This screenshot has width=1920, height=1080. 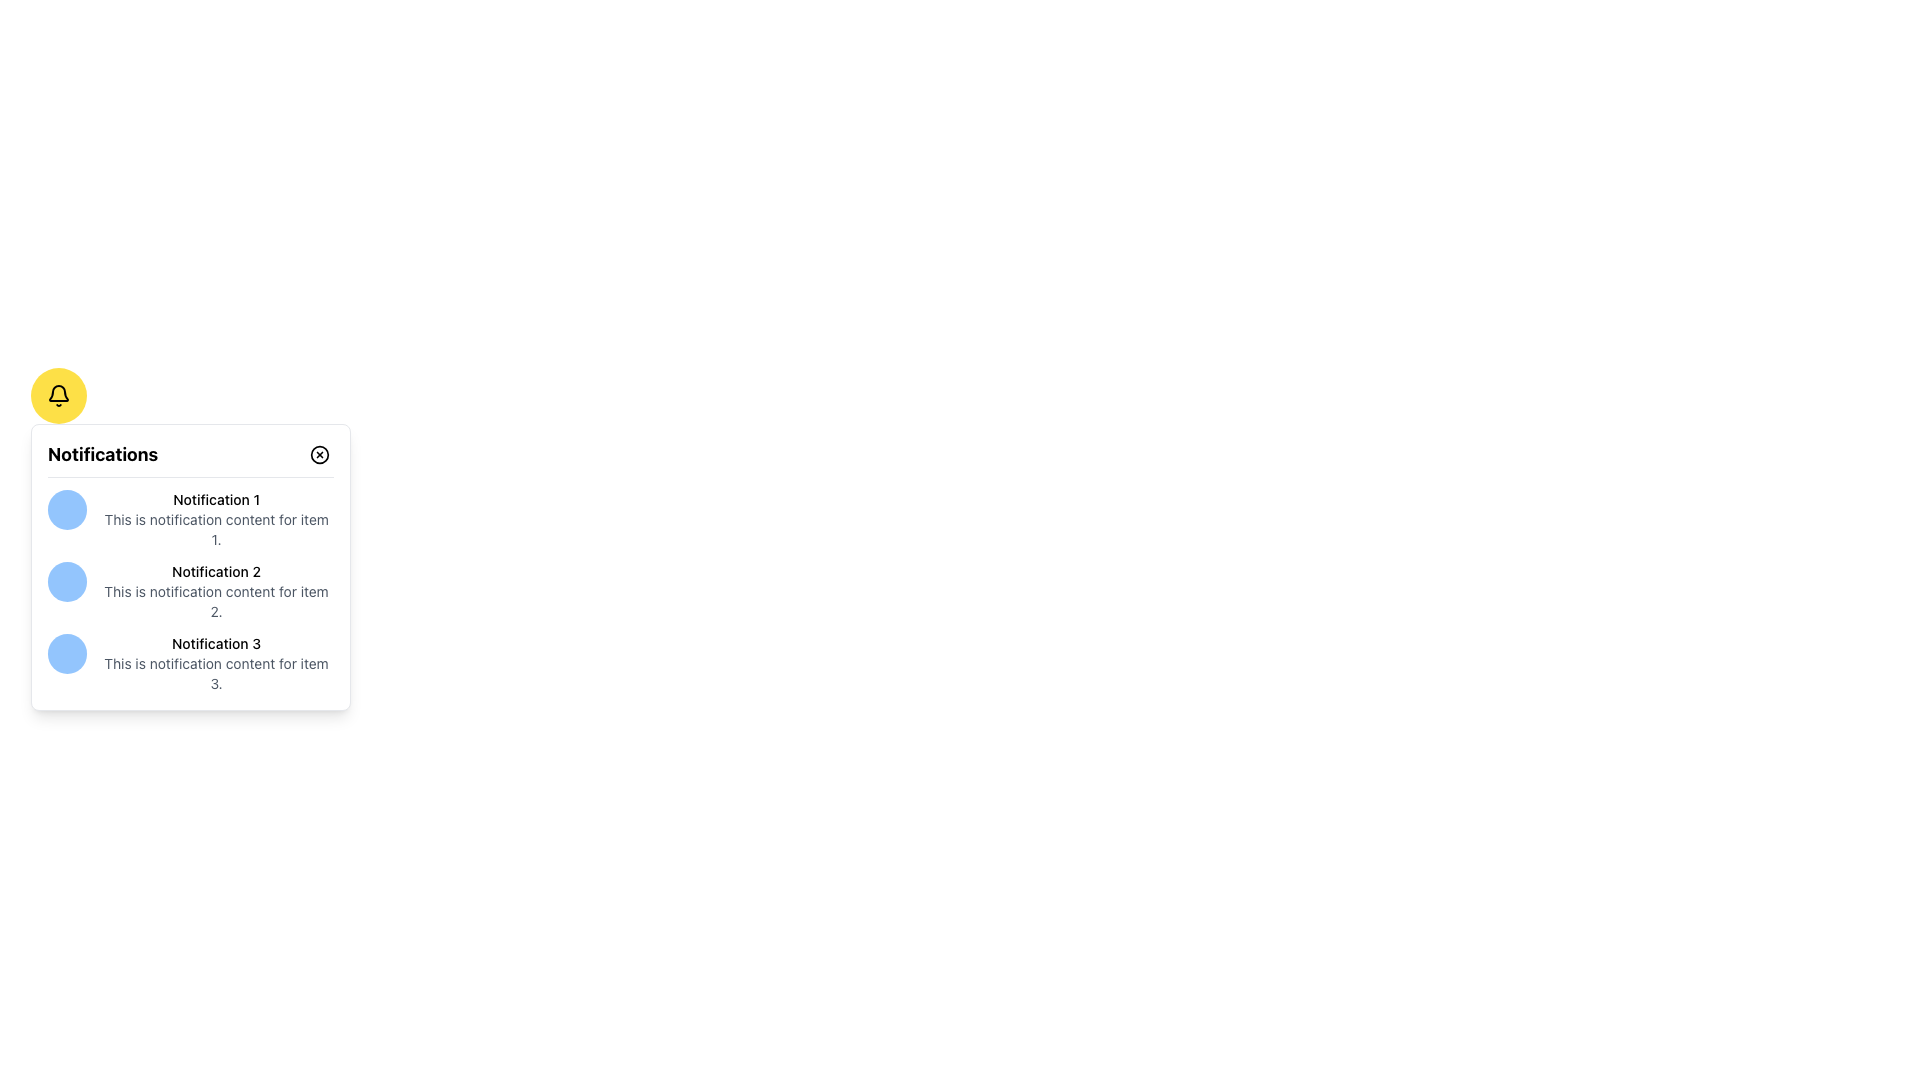 I want to click on the black bell-shaped SVG icon with a hollow stroke design, which is centrally located within a yellow circular button, so click(x=58, y=396).